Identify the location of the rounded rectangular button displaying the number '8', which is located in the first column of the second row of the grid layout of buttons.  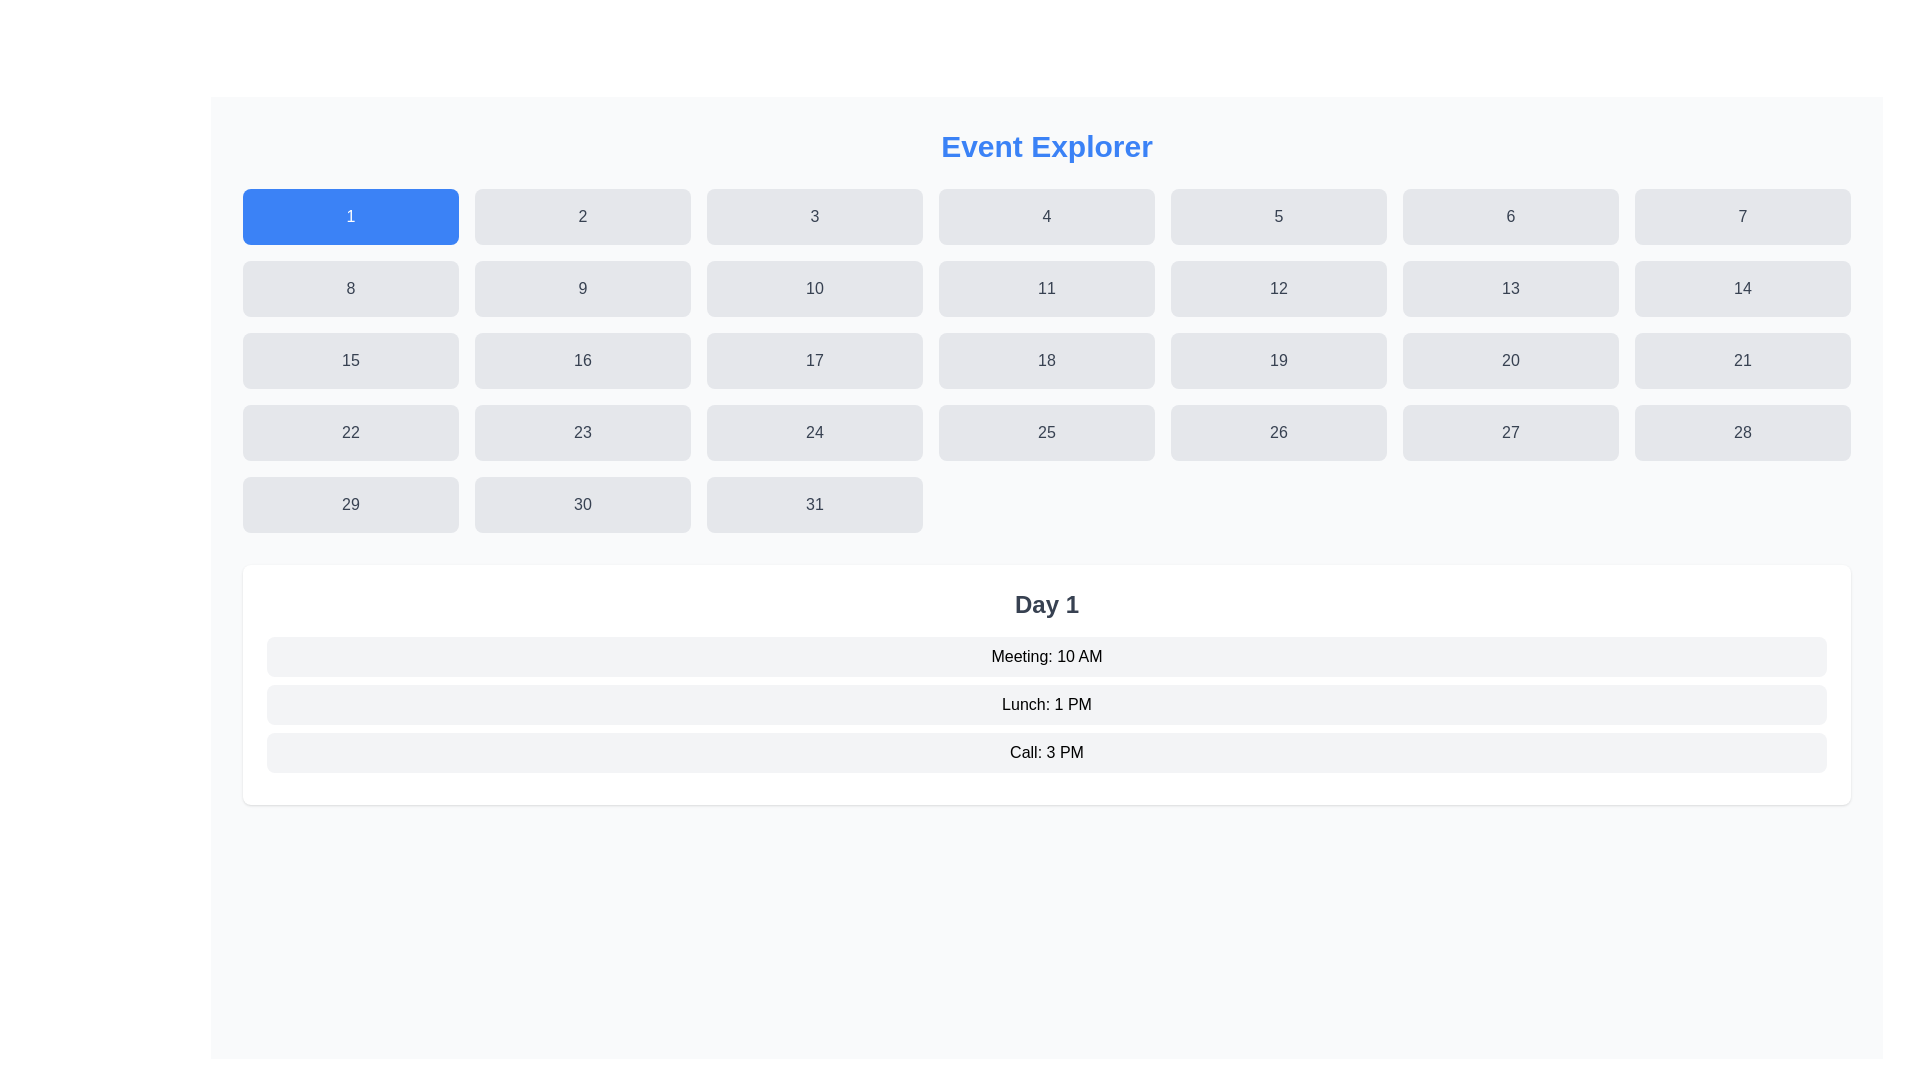
(350, 289).